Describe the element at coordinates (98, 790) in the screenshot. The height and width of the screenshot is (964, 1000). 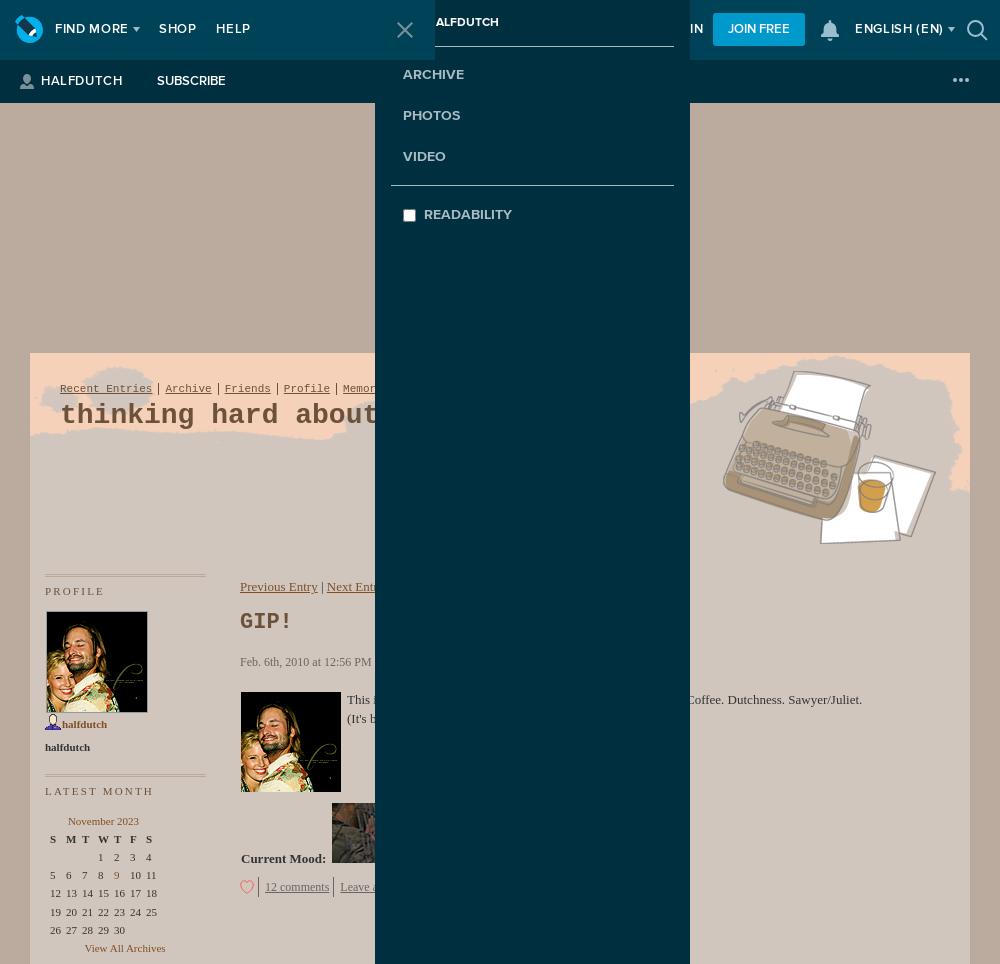
I see `'Latest Month'` at that location.